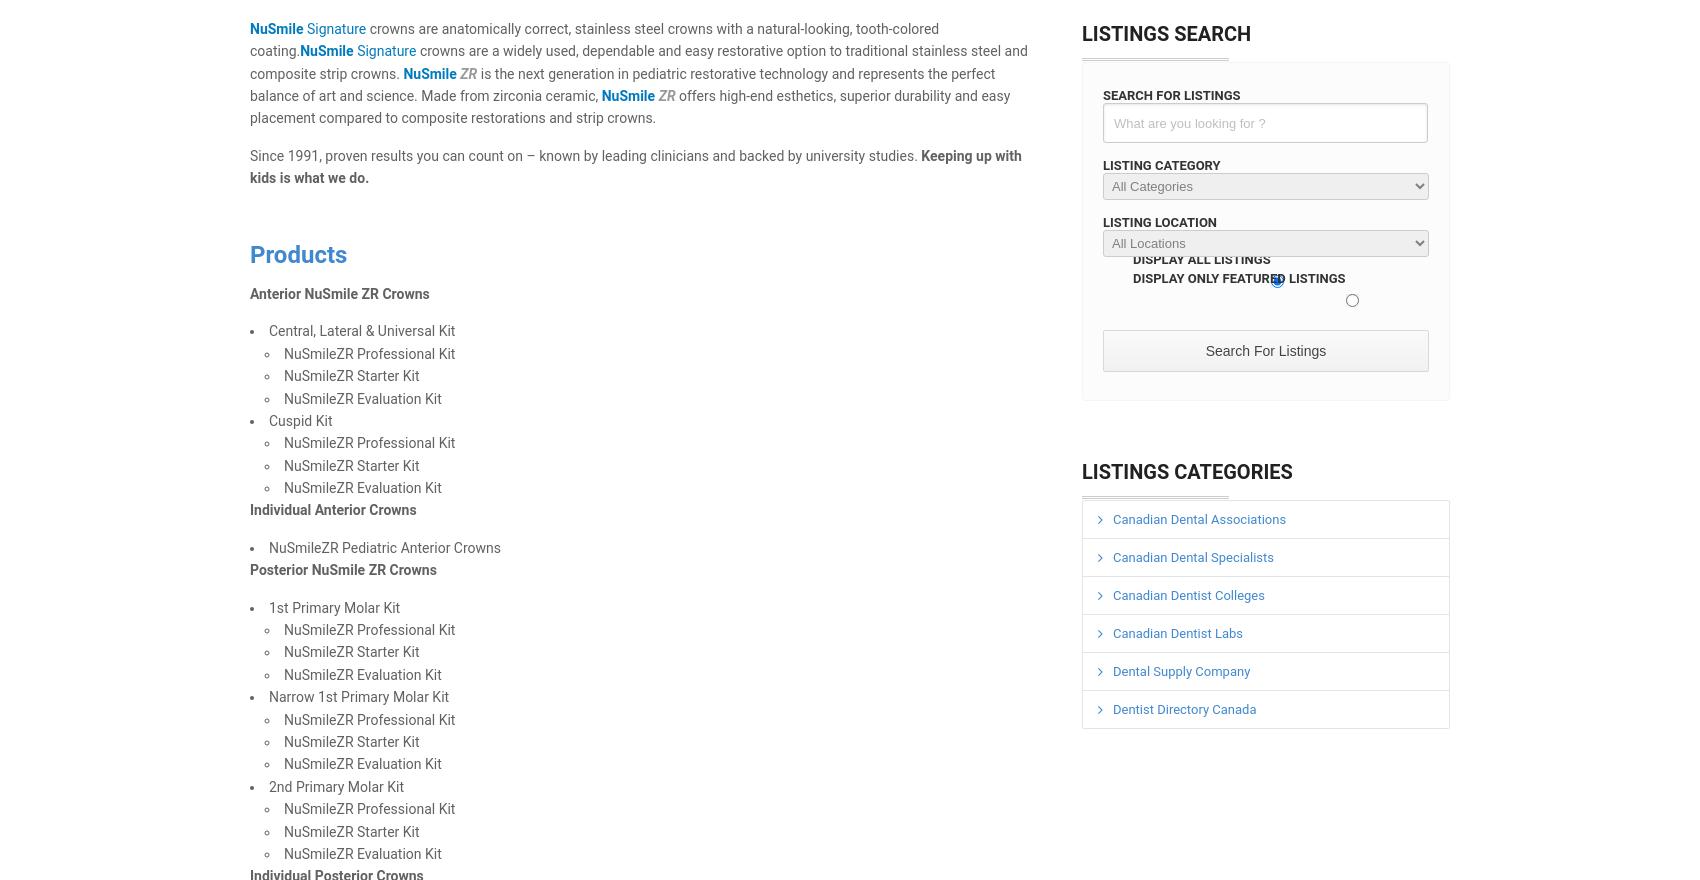  What do you see at coordinates (629, 105) in the screenshot?
I see `'offers high-end esthetics, superior durability and easy placement compared to composite restorations and strip crowns.'` at bounding box center [629, 105].